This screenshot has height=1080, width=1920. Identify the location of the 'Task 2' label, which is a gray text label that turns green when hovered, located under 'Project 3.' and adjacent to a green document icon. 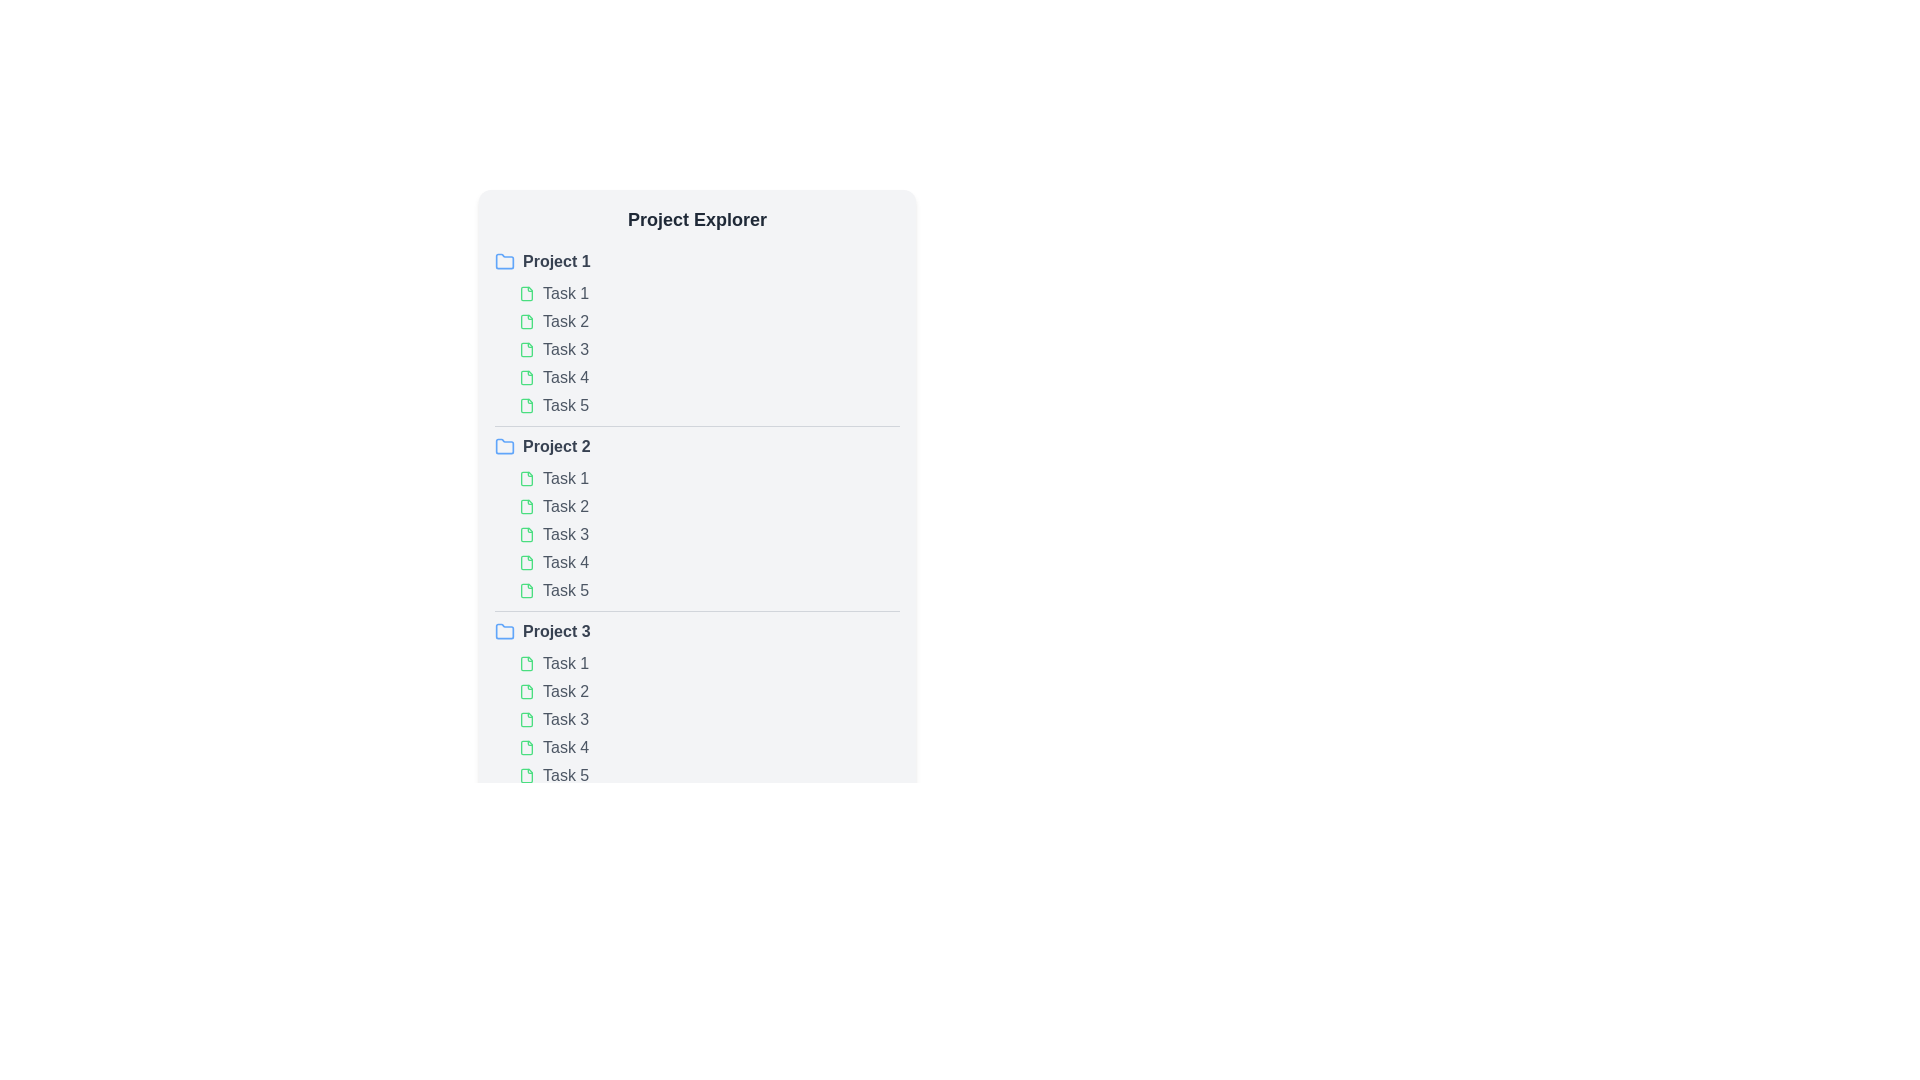
(565, 690).